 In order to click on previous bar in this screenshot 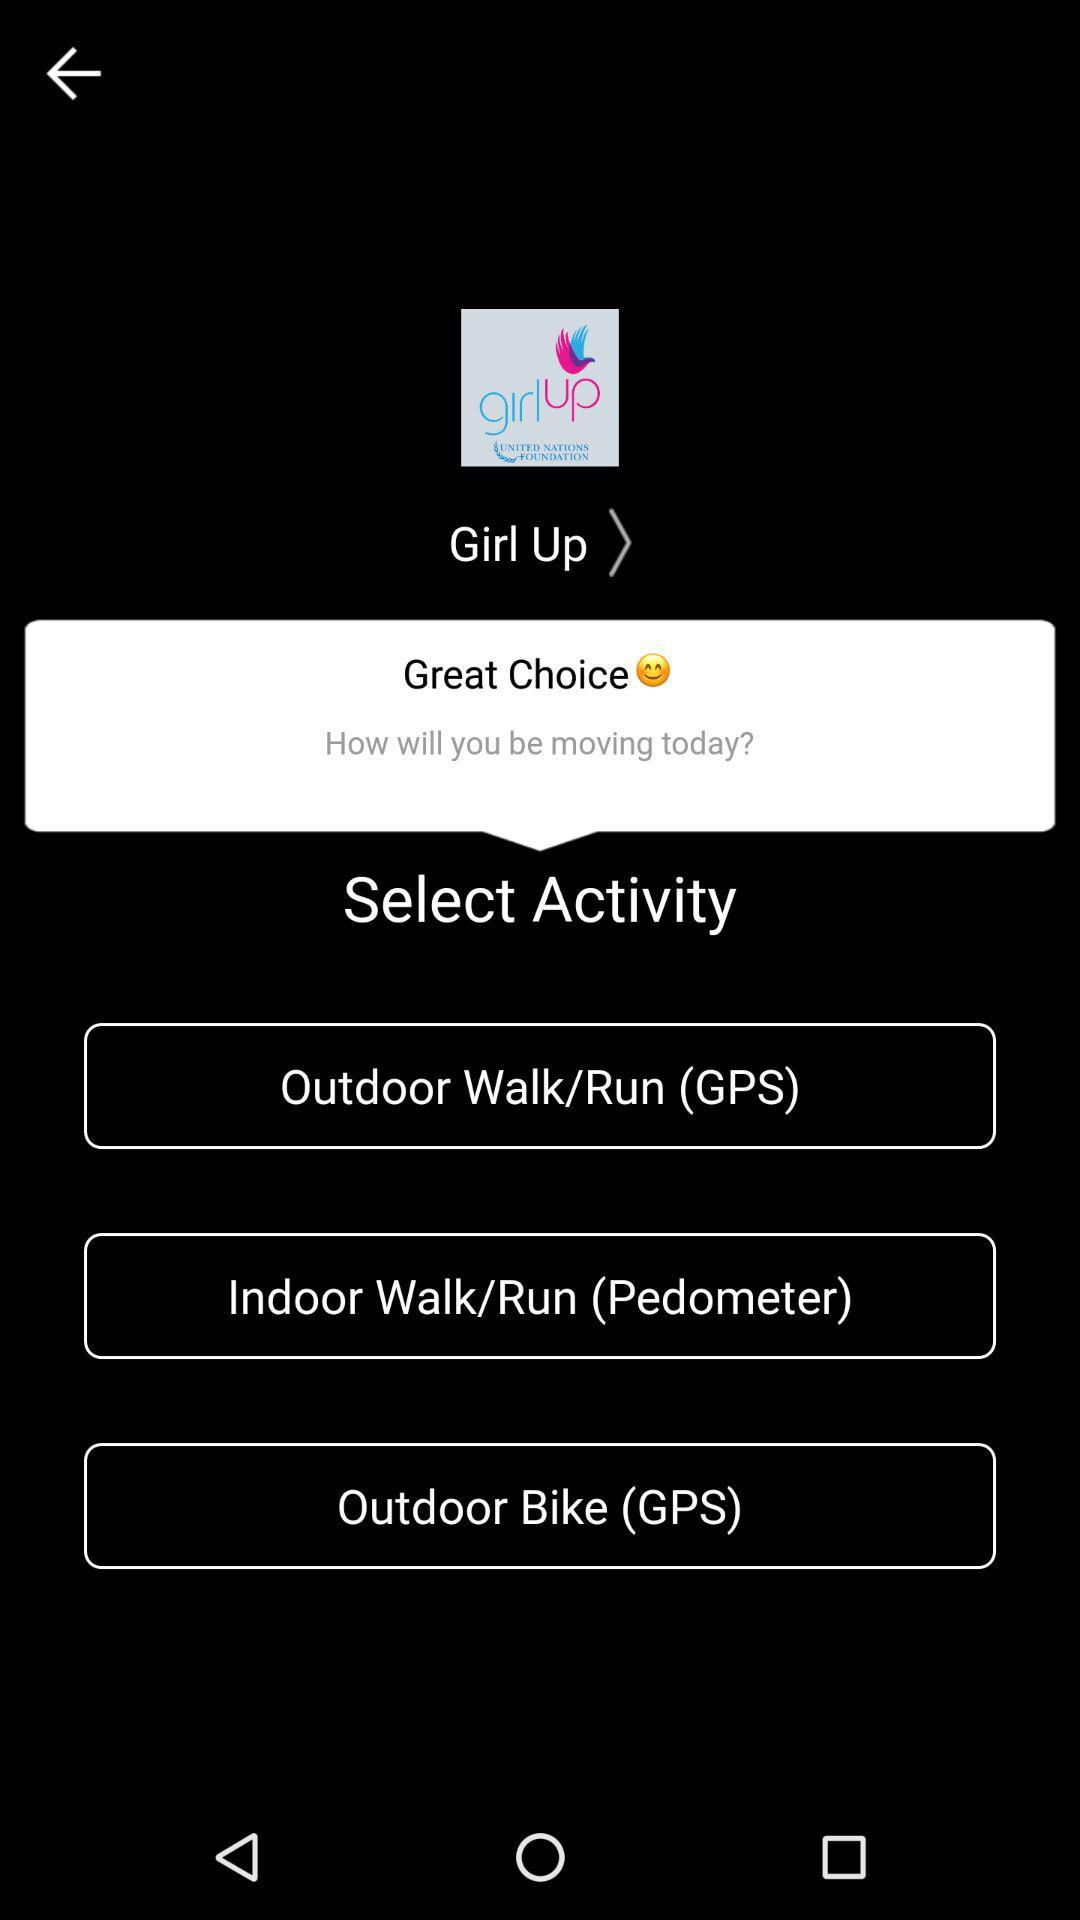, I will do `click(72, 73)`.